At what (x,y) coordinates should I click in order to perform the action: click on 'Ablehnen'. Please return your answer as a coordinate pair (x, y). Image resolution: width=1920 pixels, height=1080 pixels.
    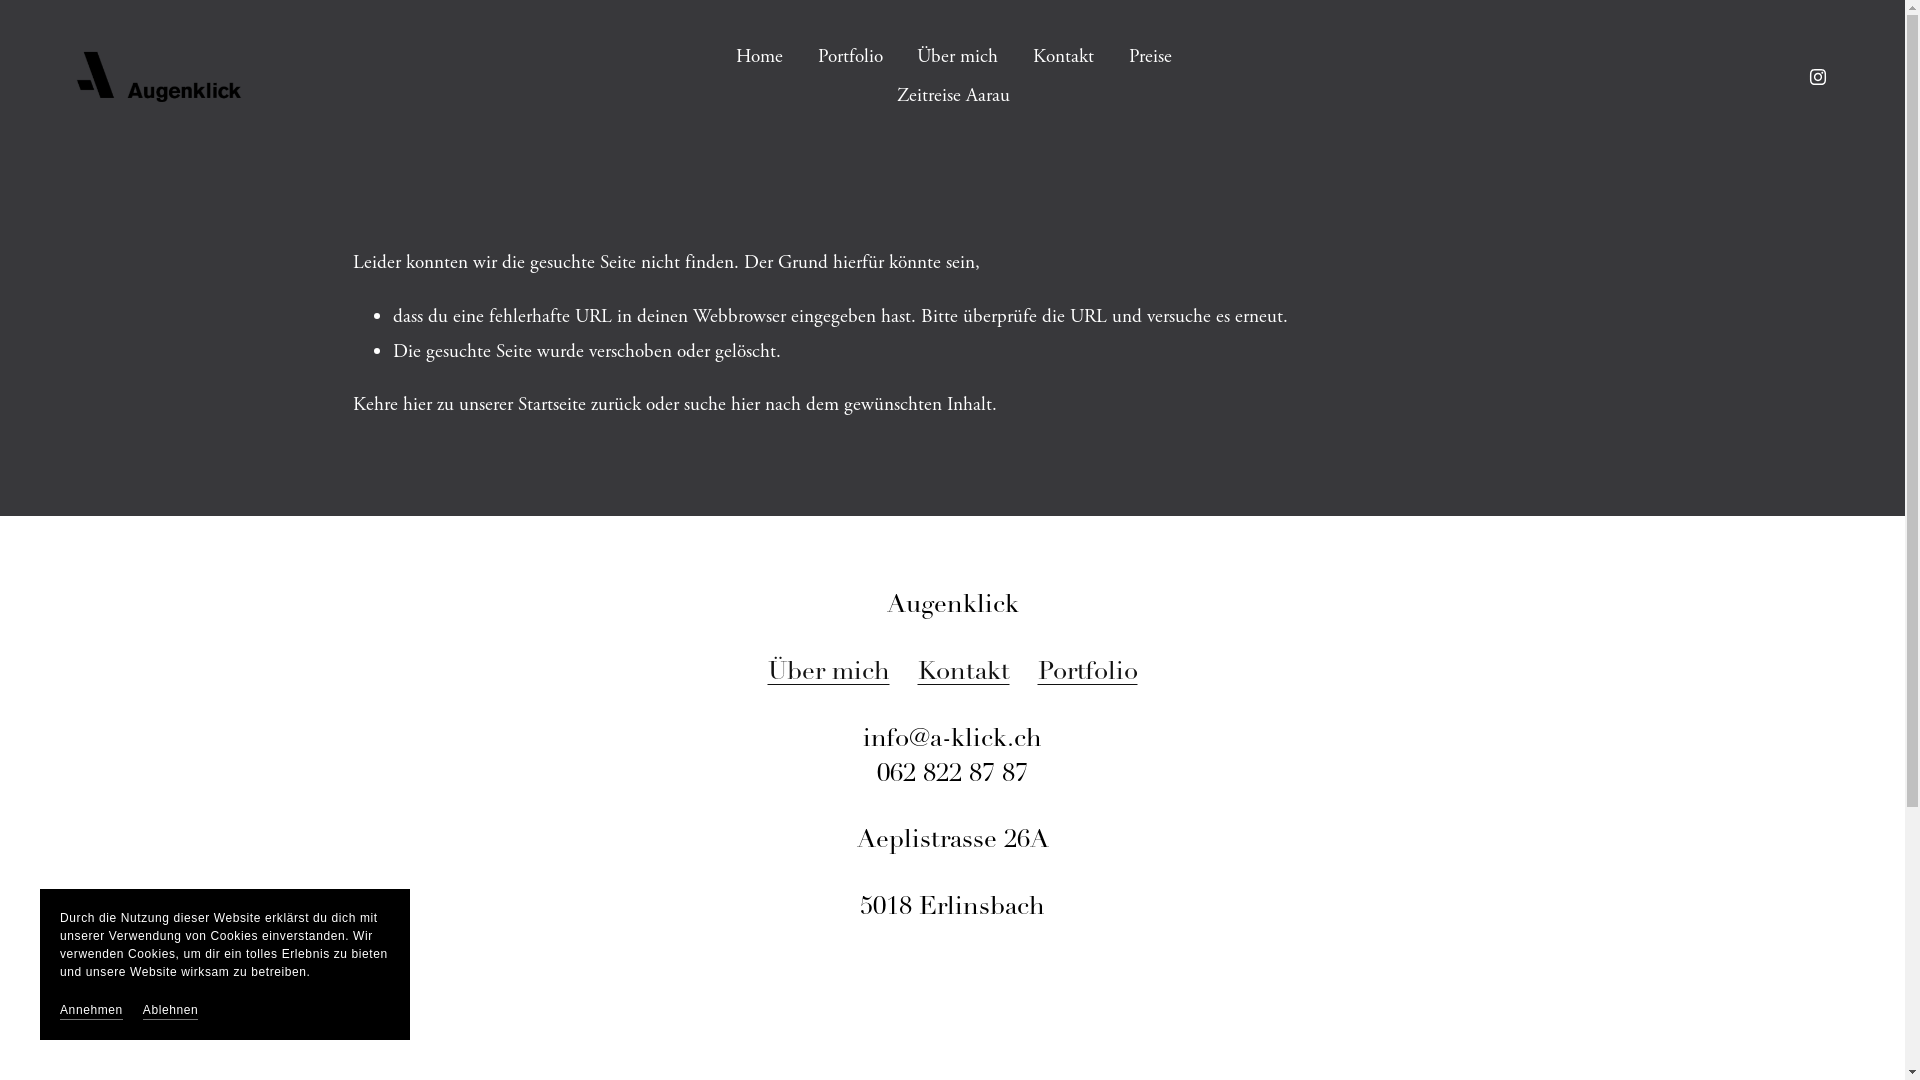
    Looking at the image, I should click on (171, 1010).